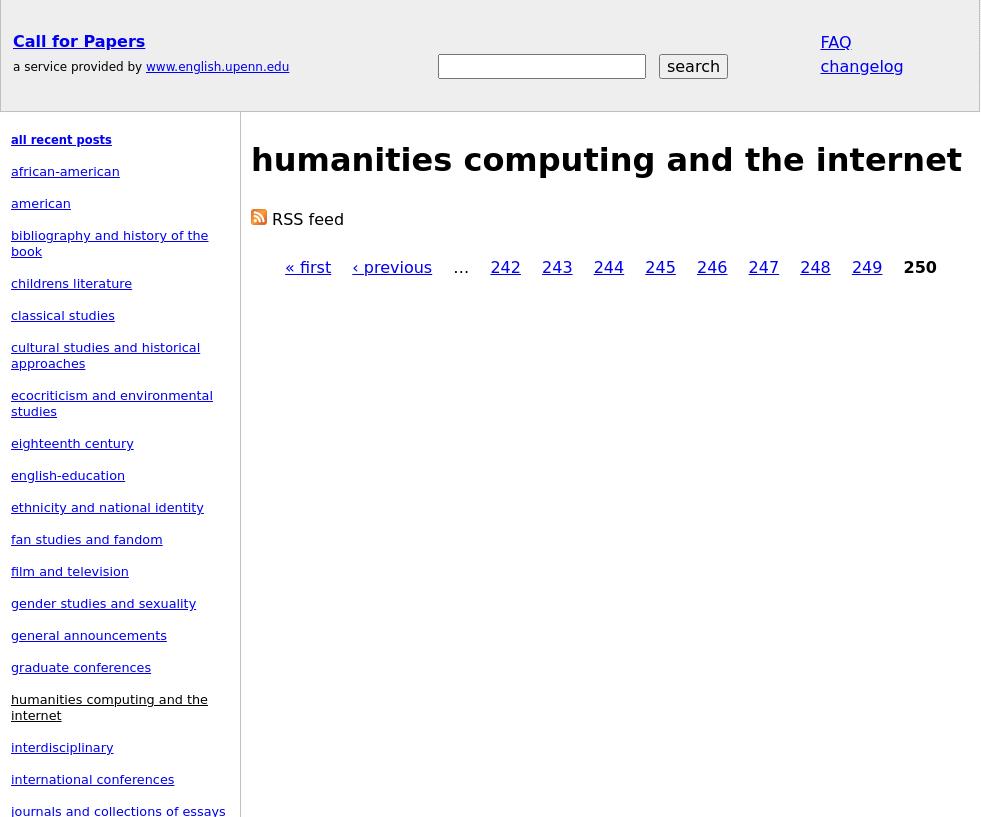 The height and width of the screenshot is (817, 981). What do you see at coordinates (505, 267) in the screenshot?
I see `'242'` at bounding box center [505, 267].